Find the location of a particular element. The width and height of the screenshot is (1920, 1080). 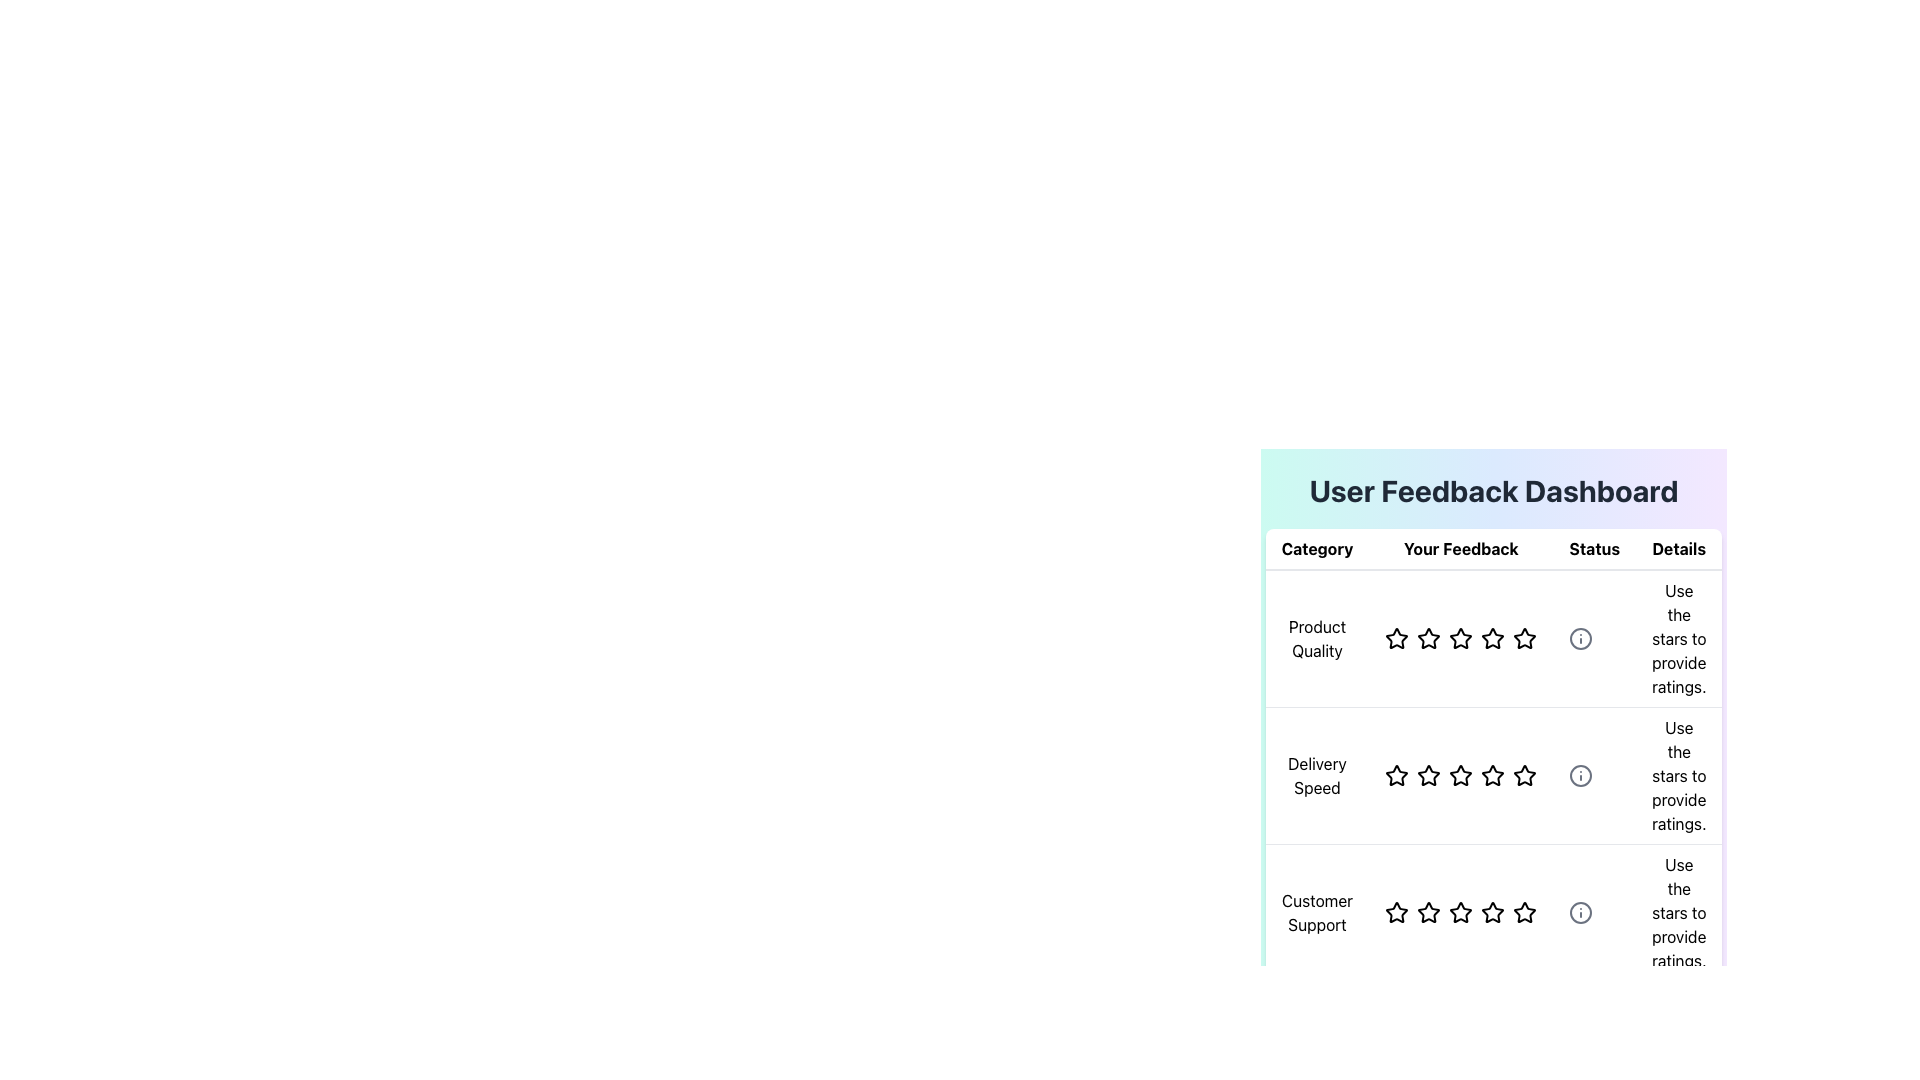

the fourth hollow star icon in the 'Customer Support' rating category to rate it is located at coordinates (1492, 911).